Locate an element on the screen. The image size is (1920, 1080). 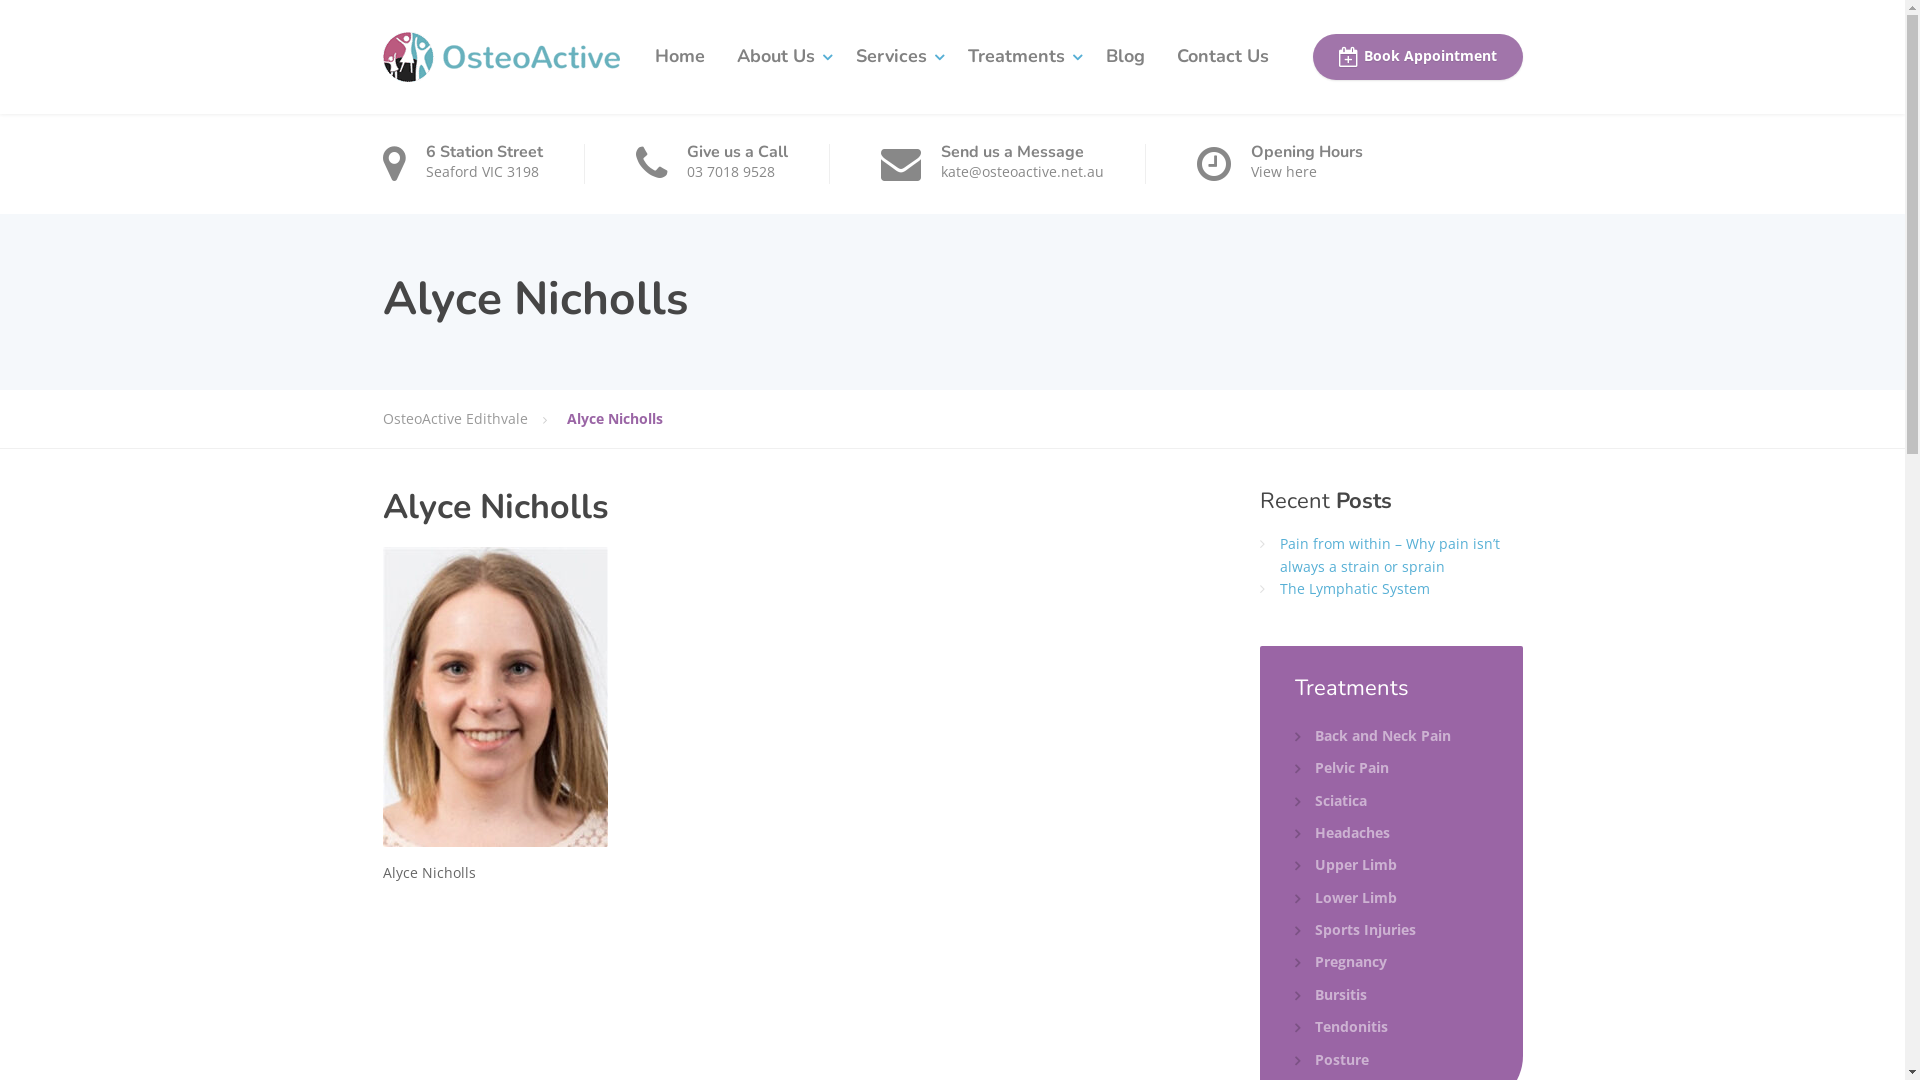
'Posture' is located at coordinates (1331, 1059).